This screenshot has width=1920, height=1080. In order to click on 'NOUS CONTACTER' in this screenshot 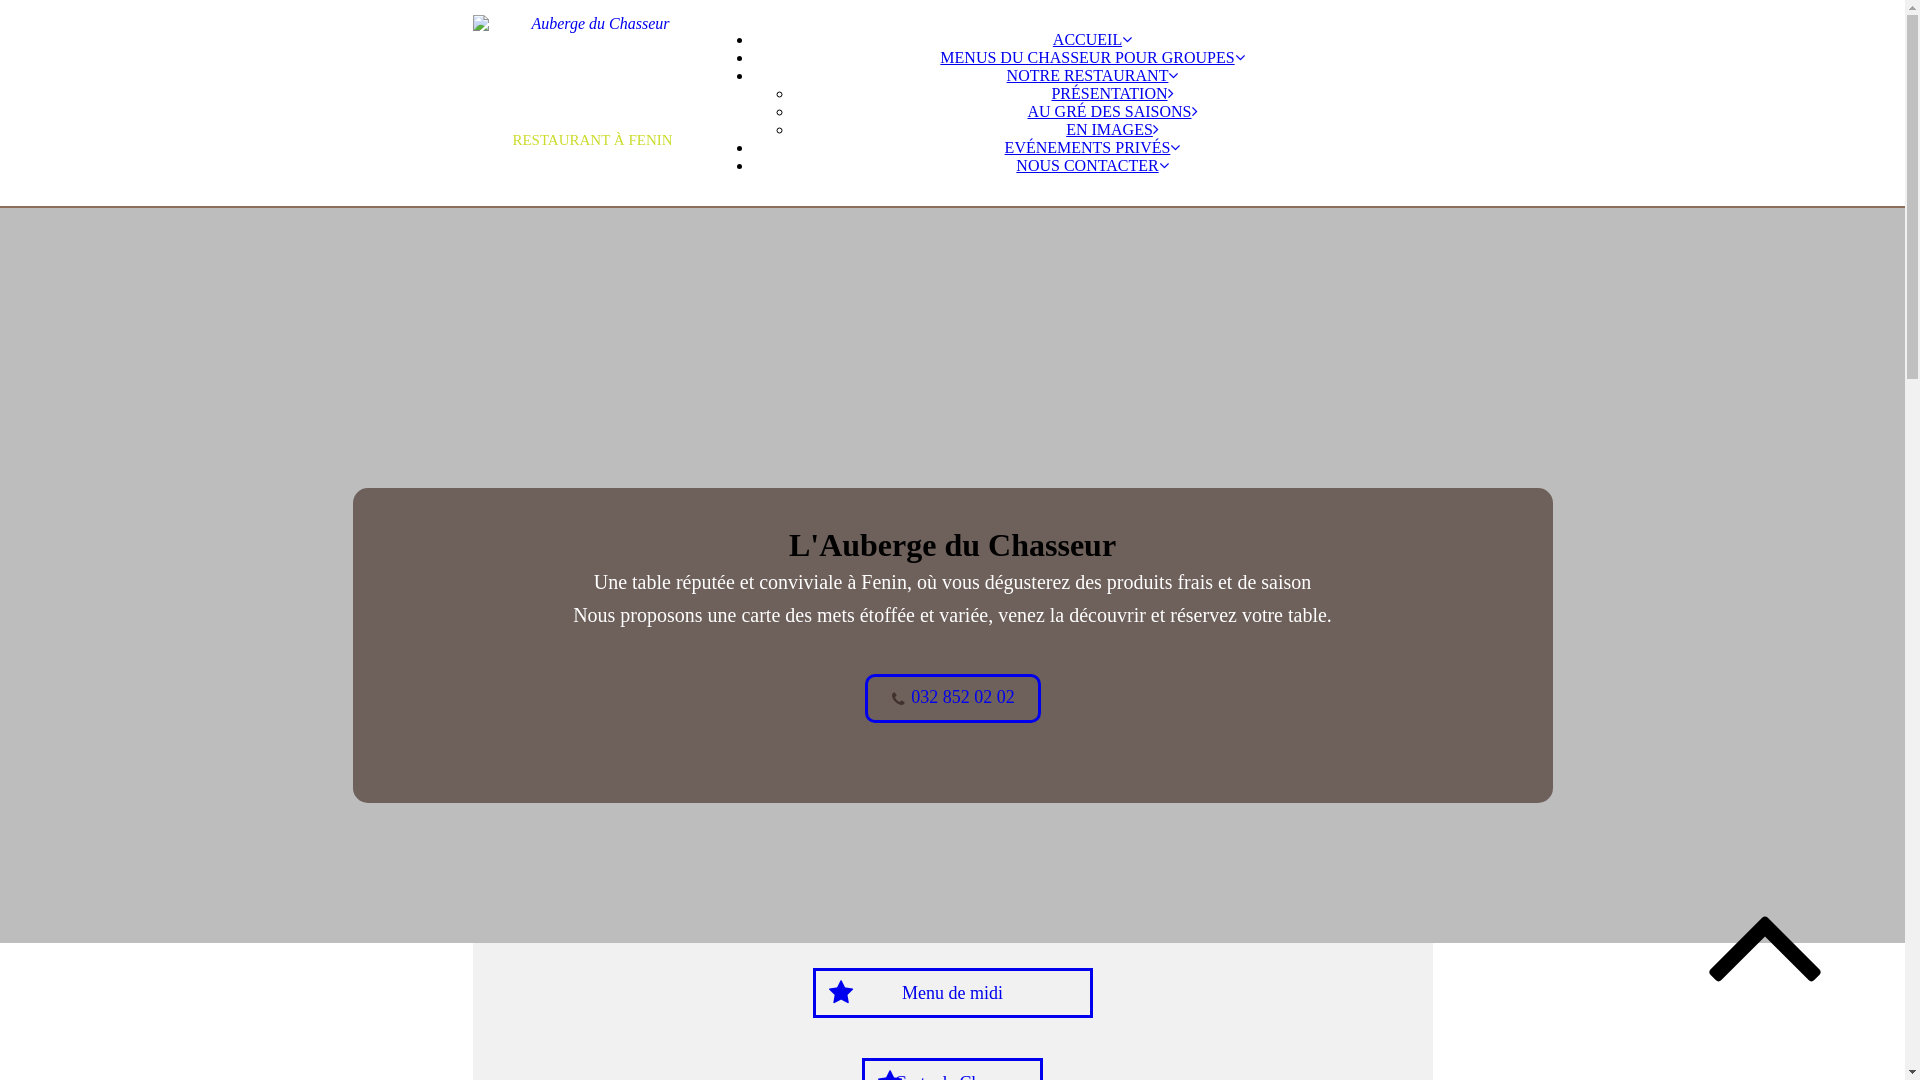, I will do `click(1016, 164)`.